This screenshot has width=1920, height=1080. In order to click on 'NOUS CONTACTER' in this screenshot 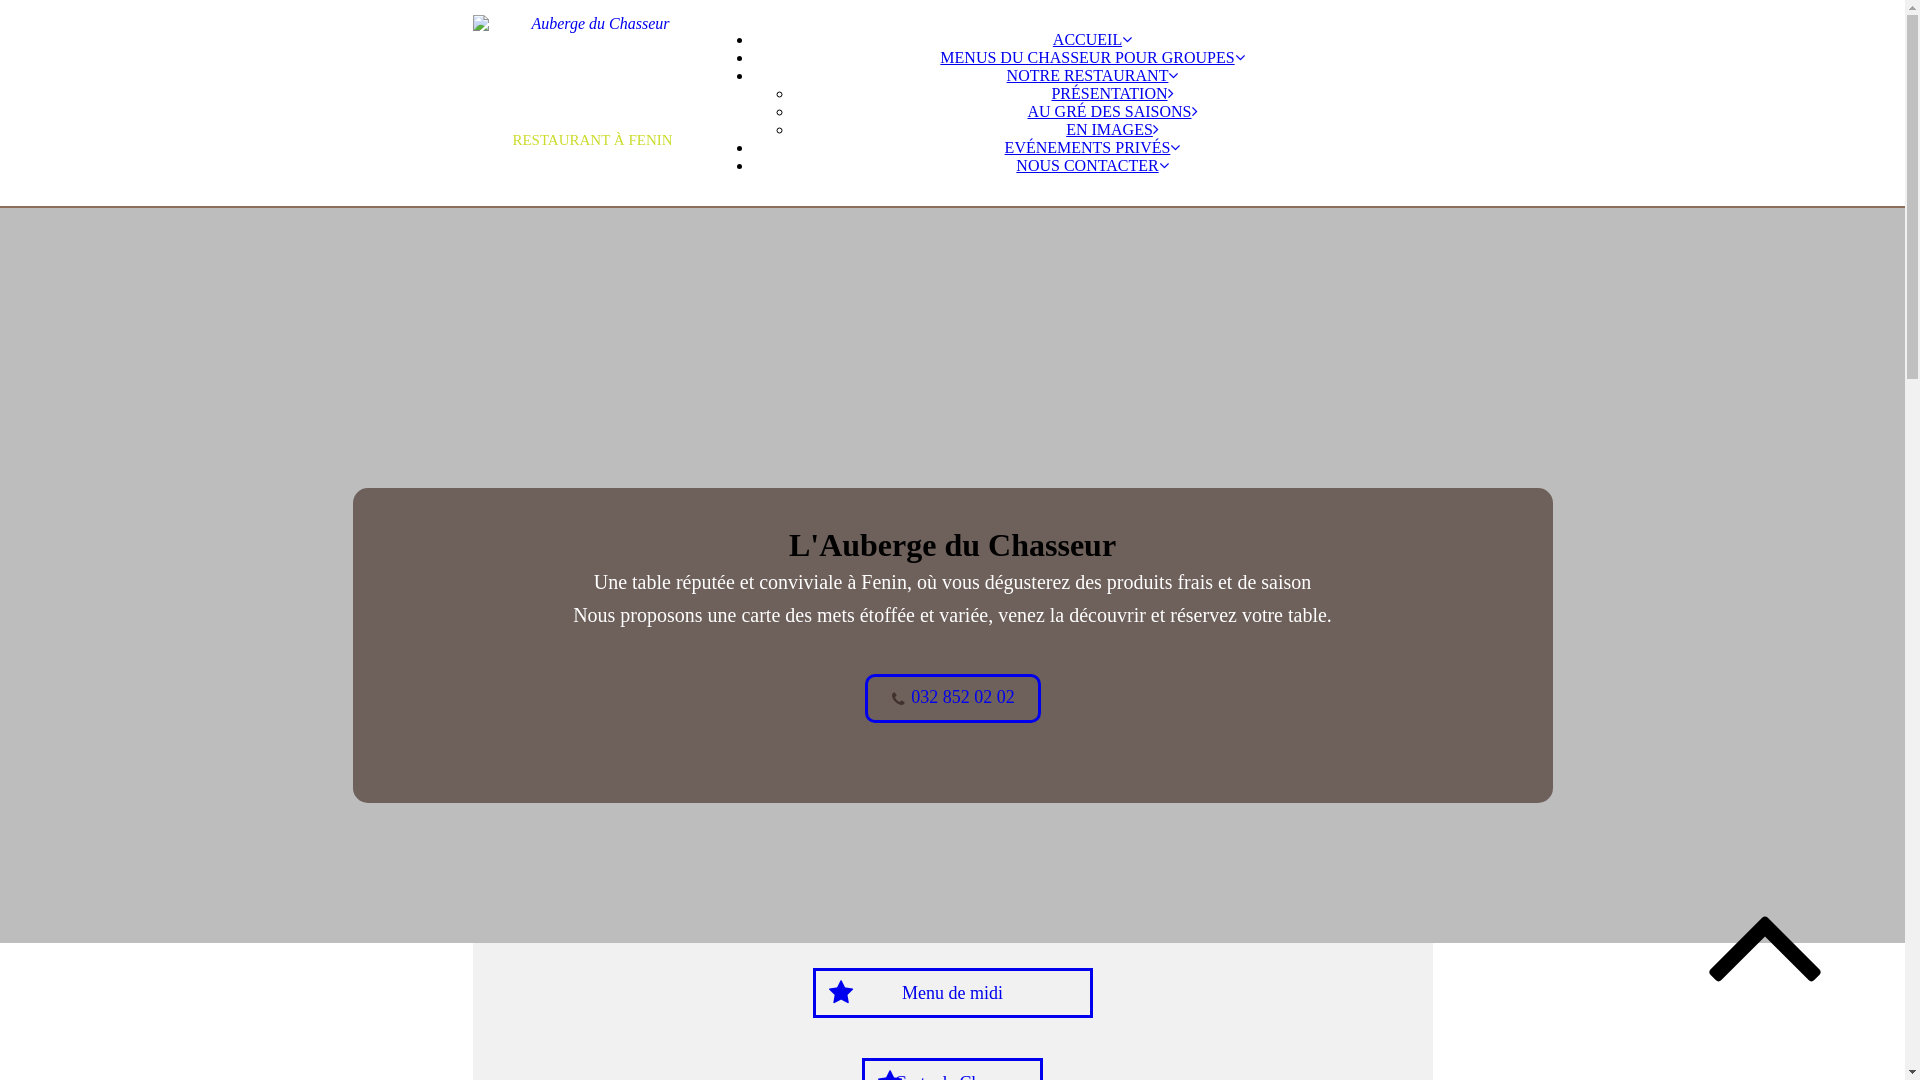, I will do `click(1016, 164)`.